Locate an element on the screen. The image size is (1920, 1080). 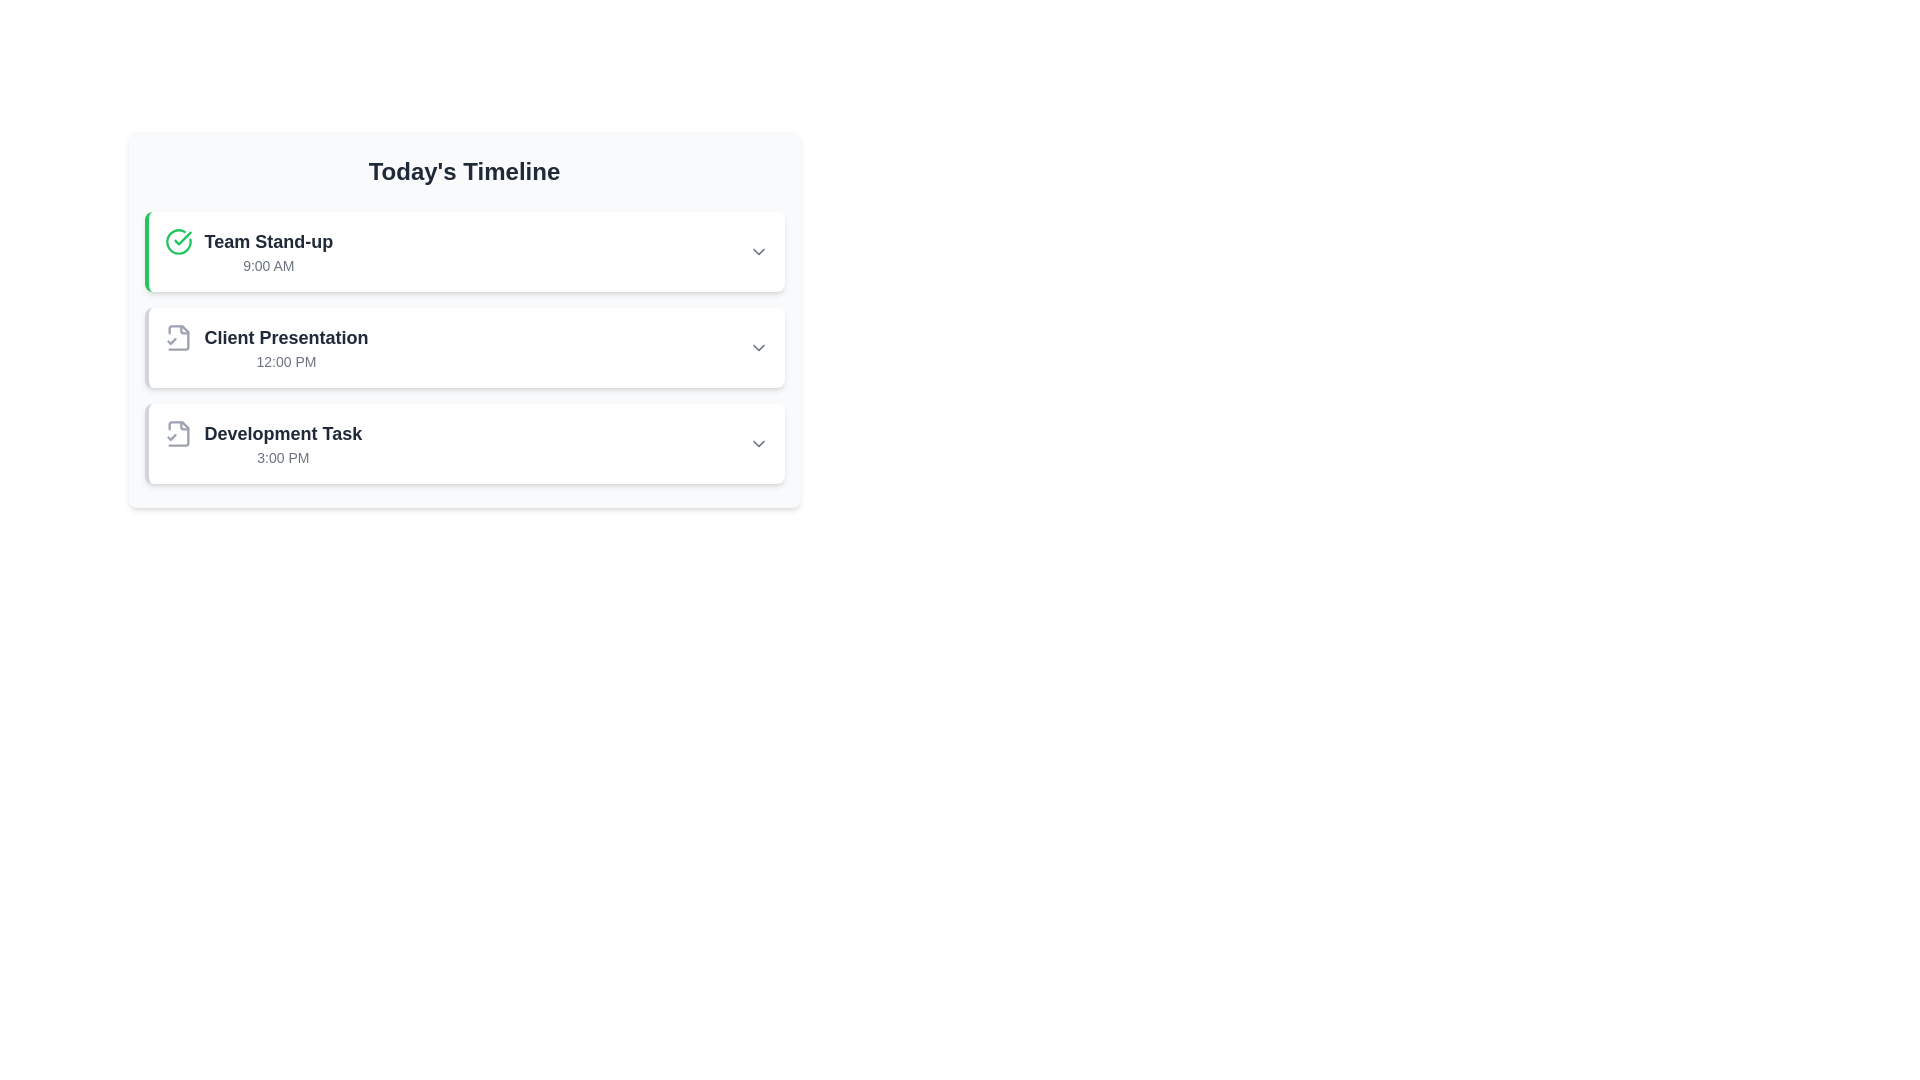
text content of the bold text label displaying 'Development Task', which is the title of the third entry in 'Today's Timeline' is located at coordinates (282, 433).